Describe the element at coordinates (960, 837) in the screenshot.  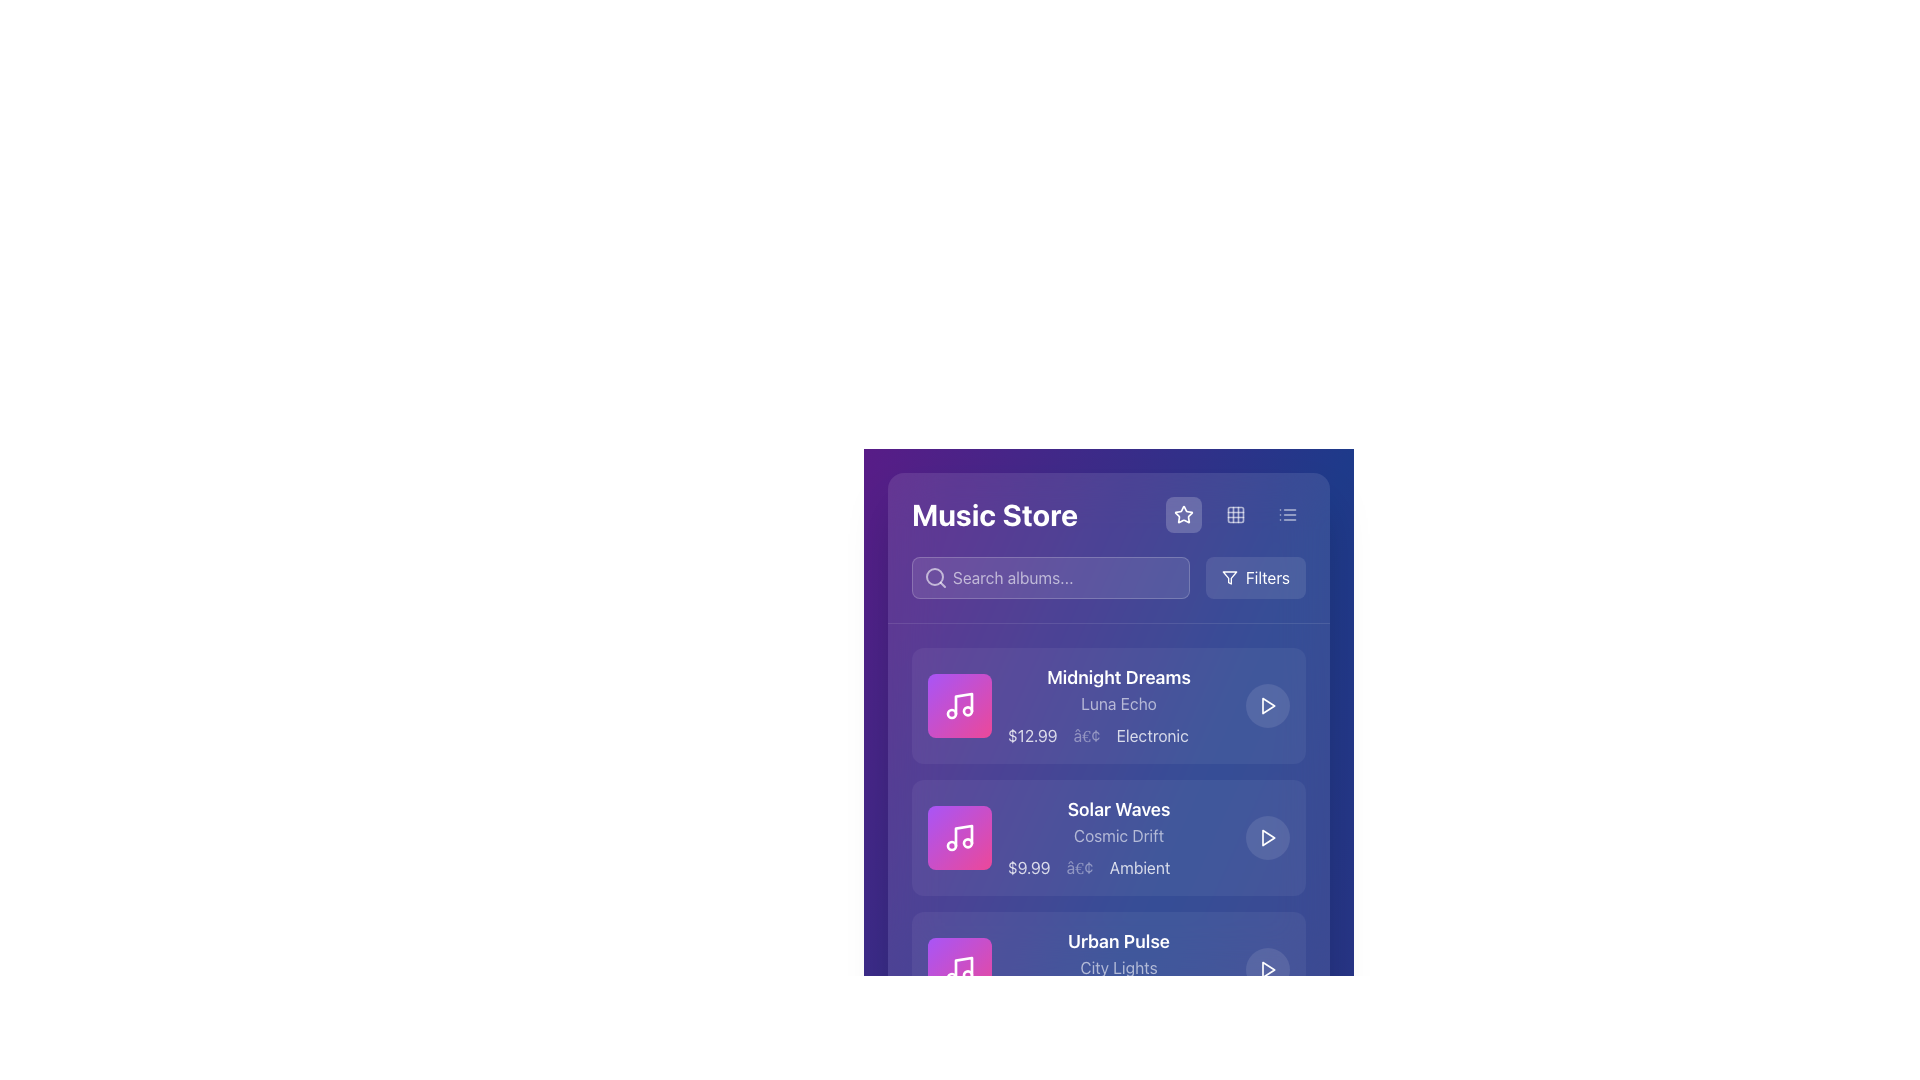
I see `the iconic button representing the music track 'Solar Waves', which is positioned to the left of the song's text information` at that location.